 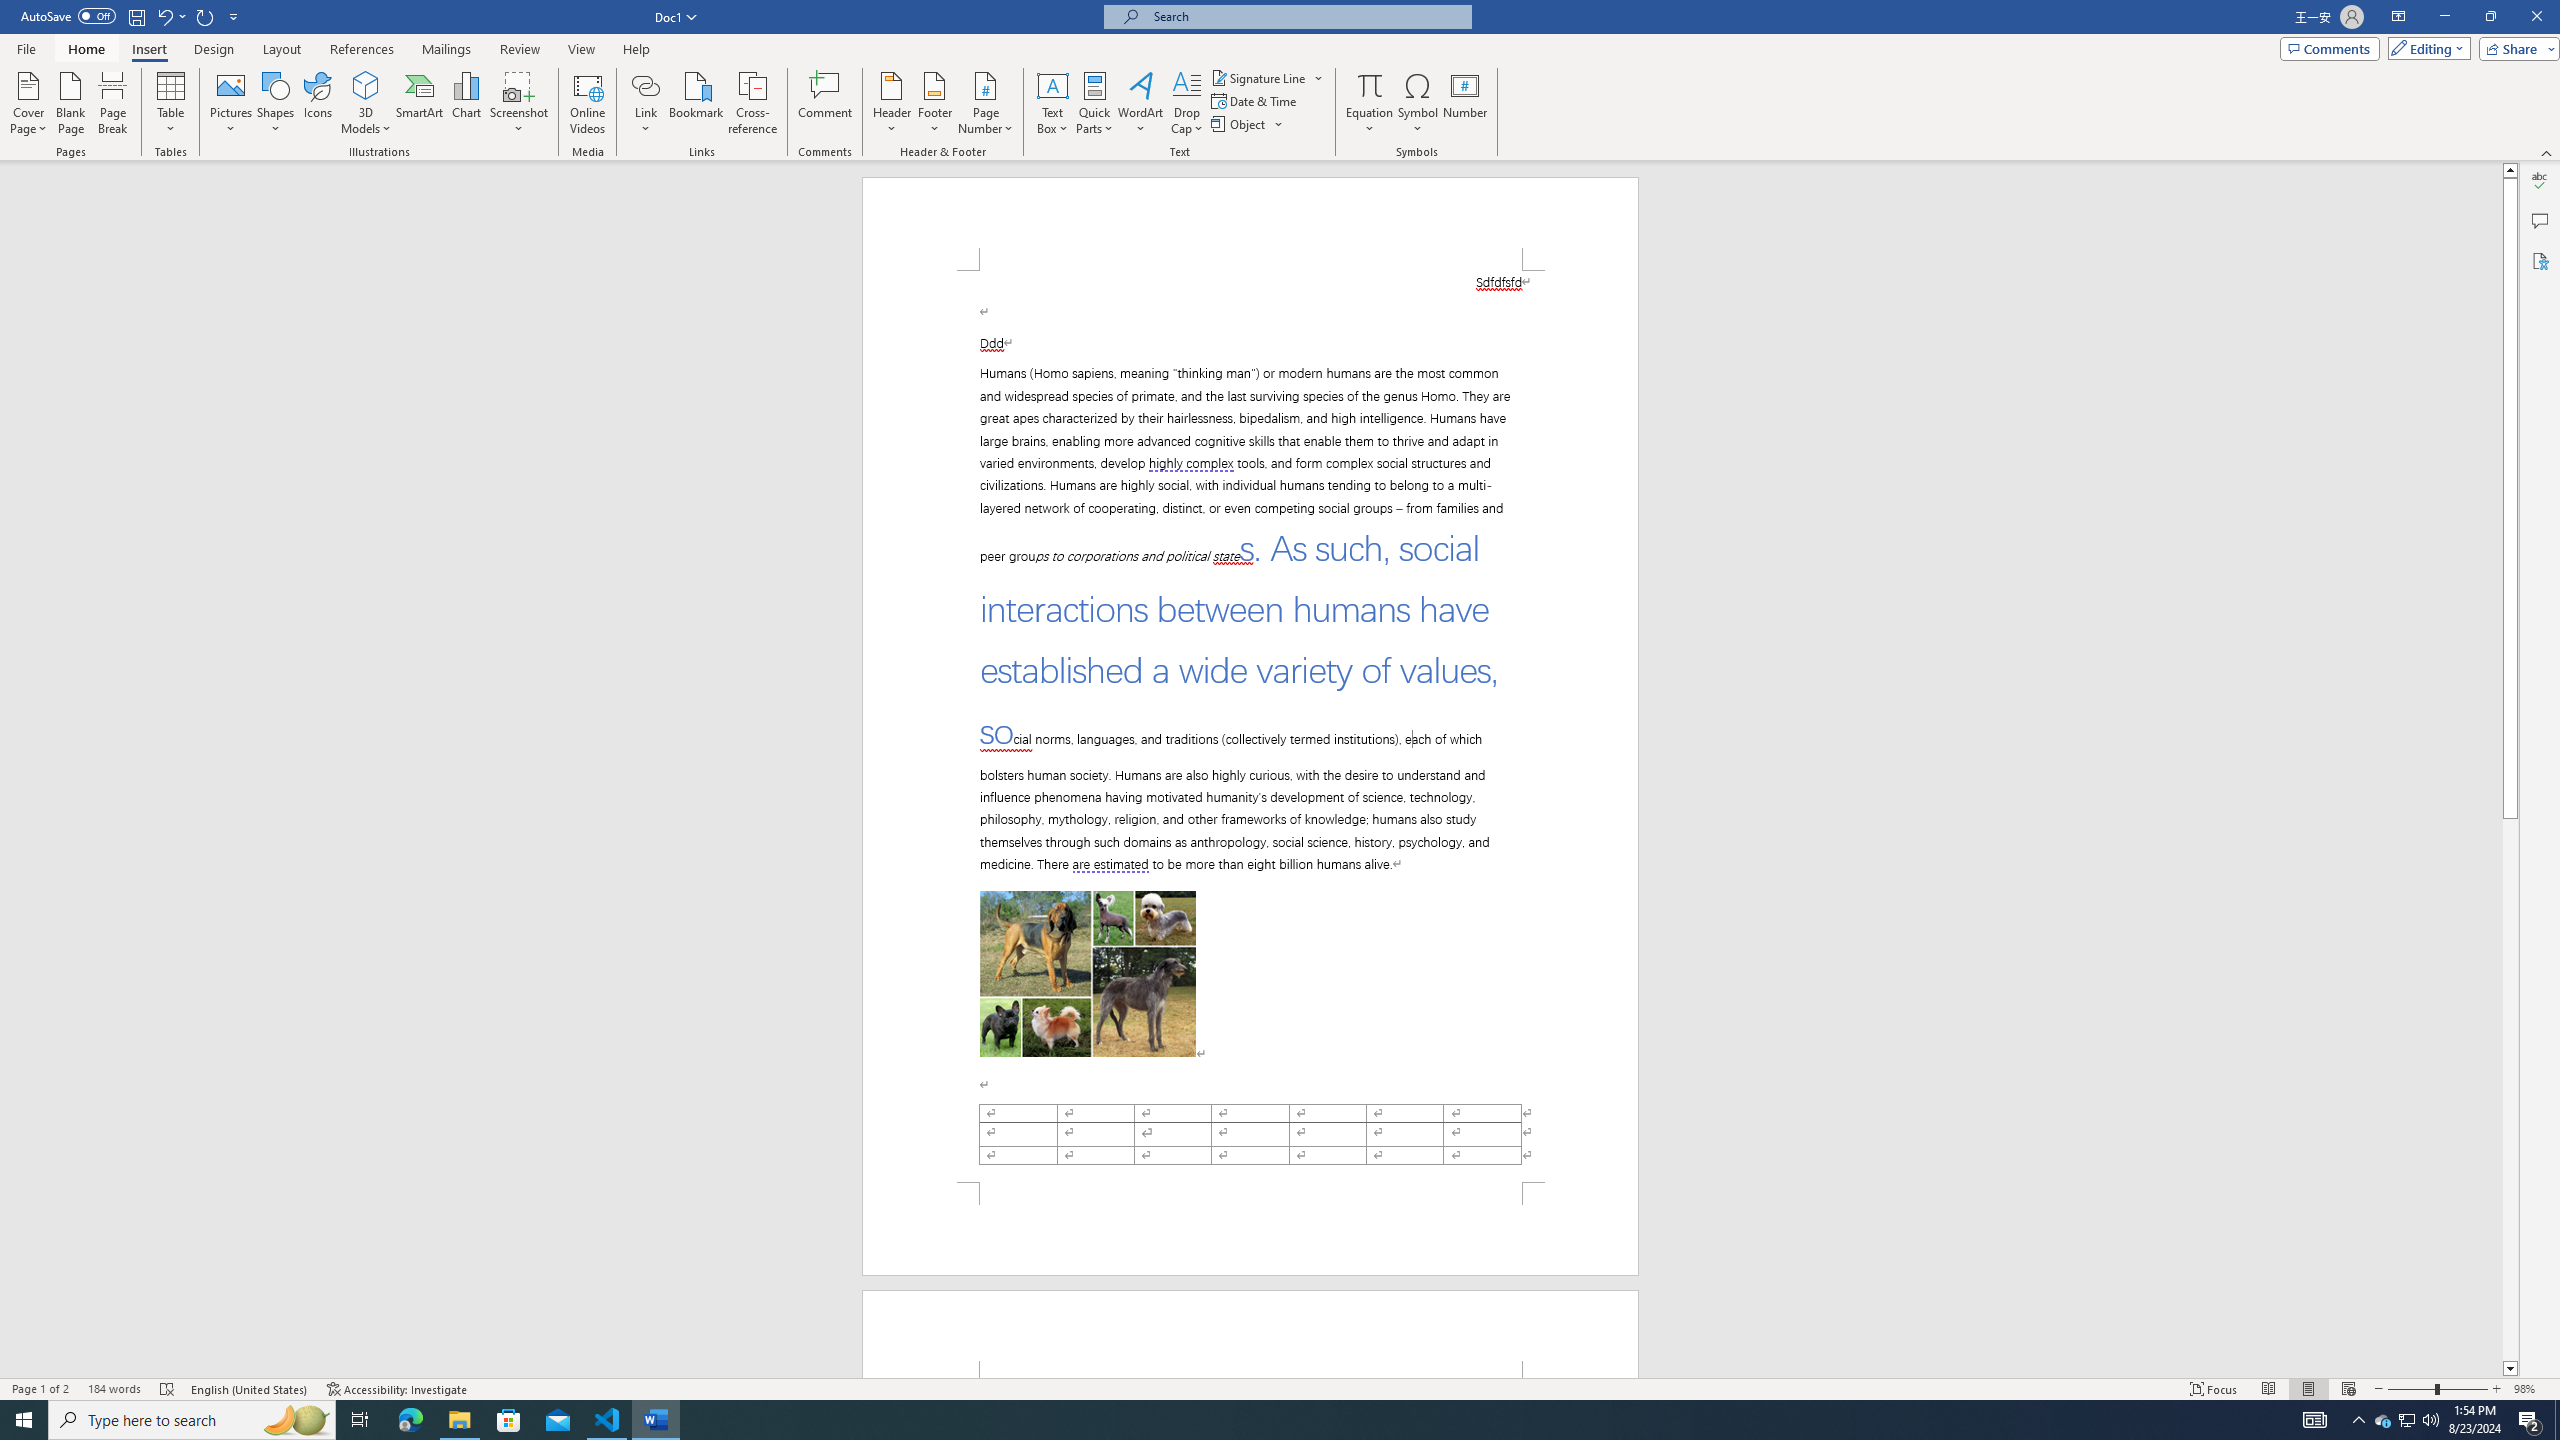 What do you see at coordinates (276, 103) in the screenshot?
I see `'Shapes'` at bounding box center [276, 103].